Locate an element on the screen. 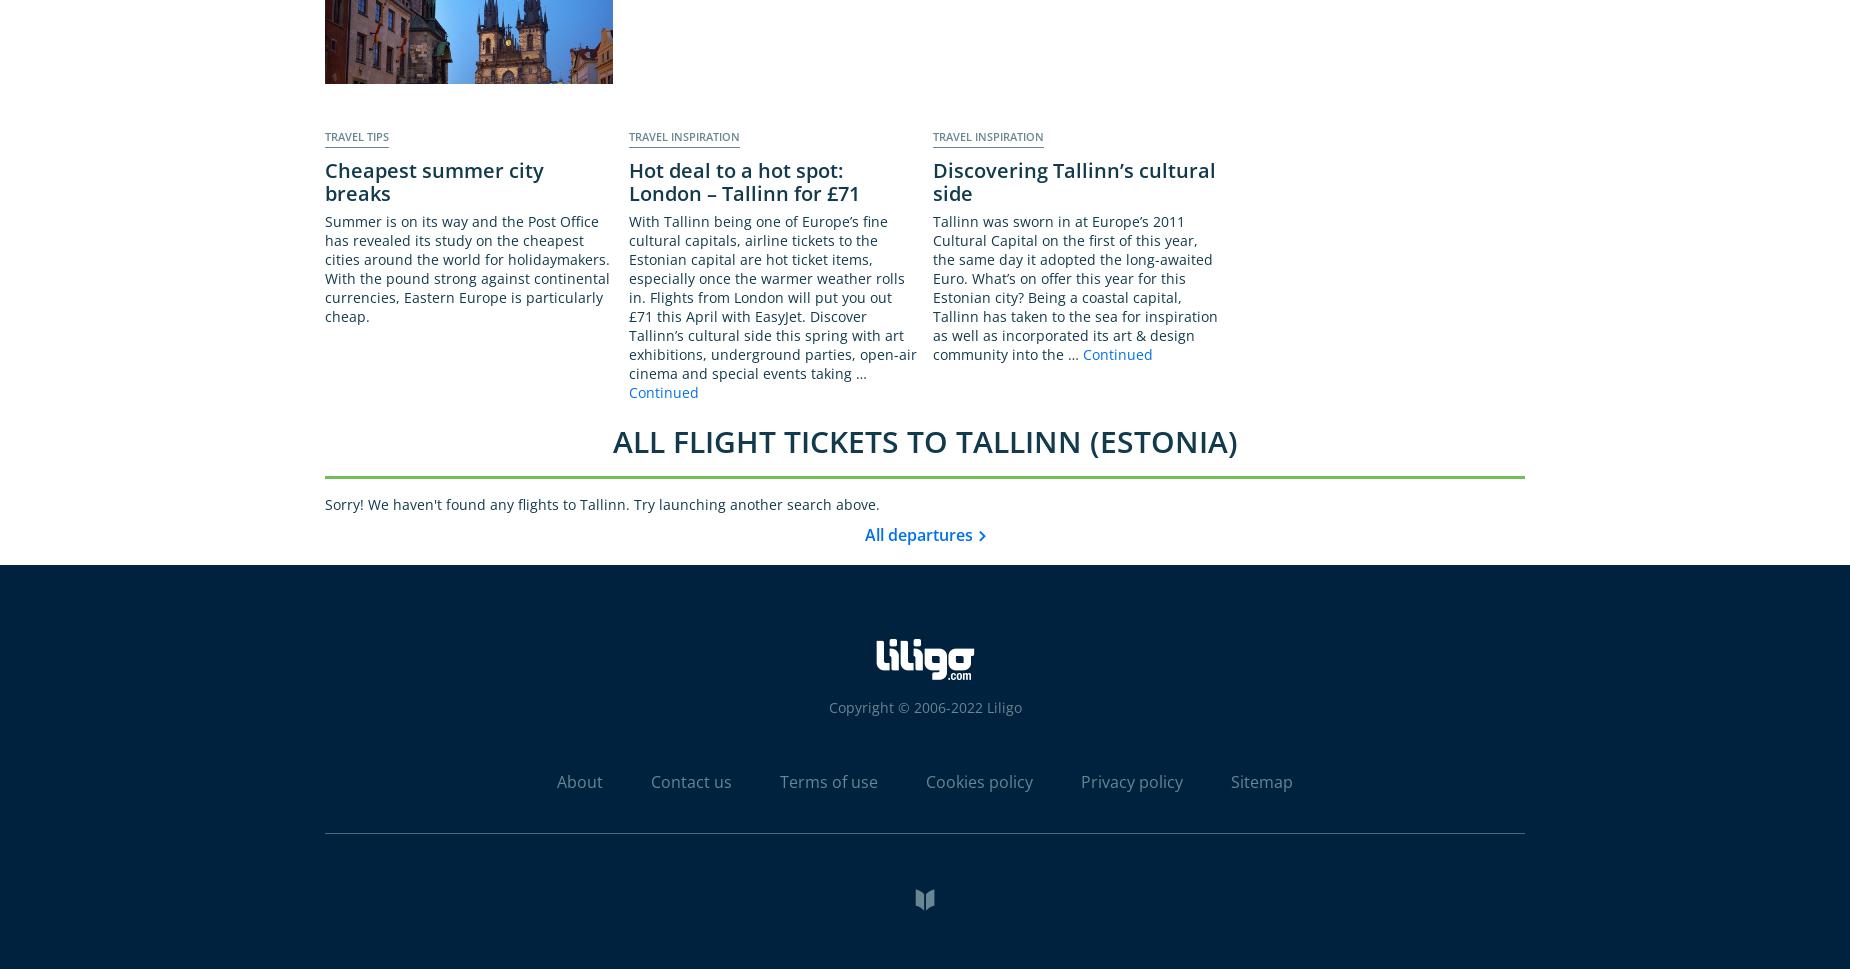 The width and height of the screenshot is (1850, 969). 'About' is located at coordinates (579, 780).